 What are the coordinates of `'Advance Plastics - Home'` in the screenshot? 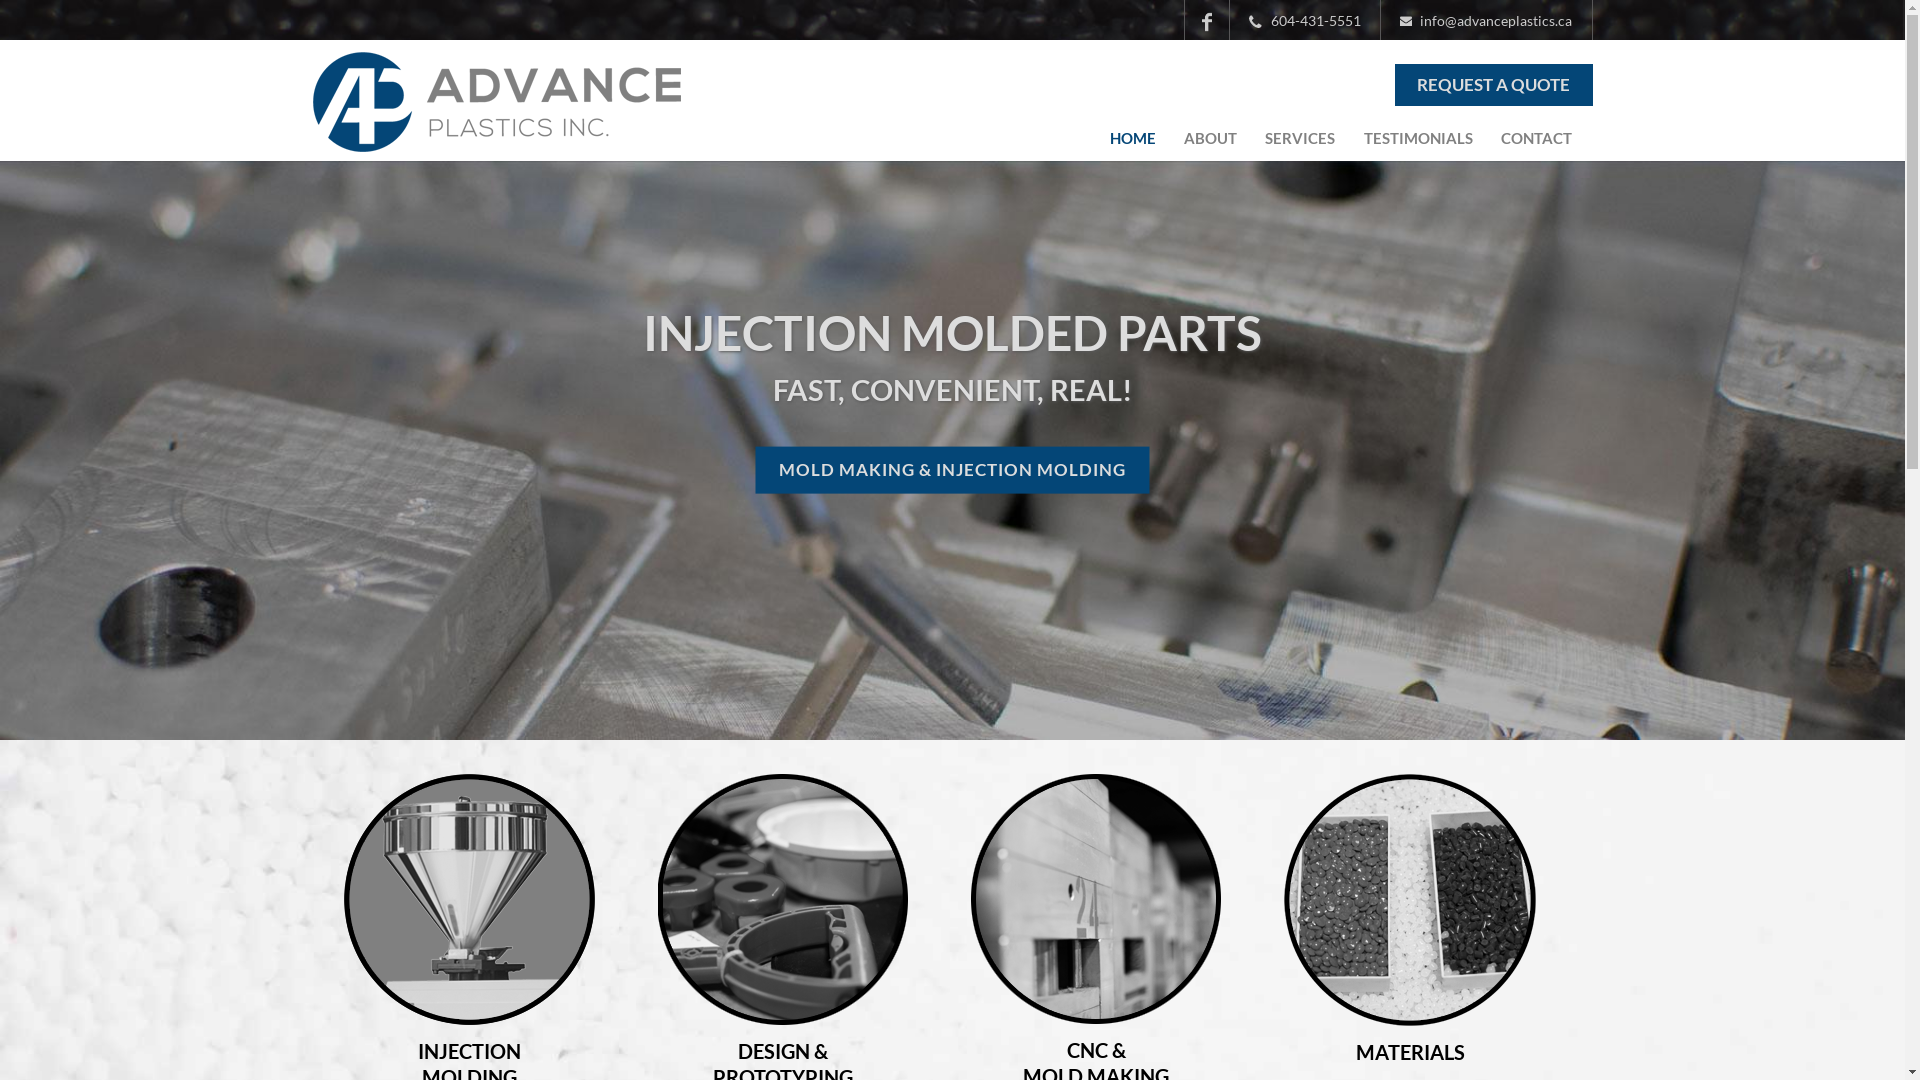 It's located at (495, 137).